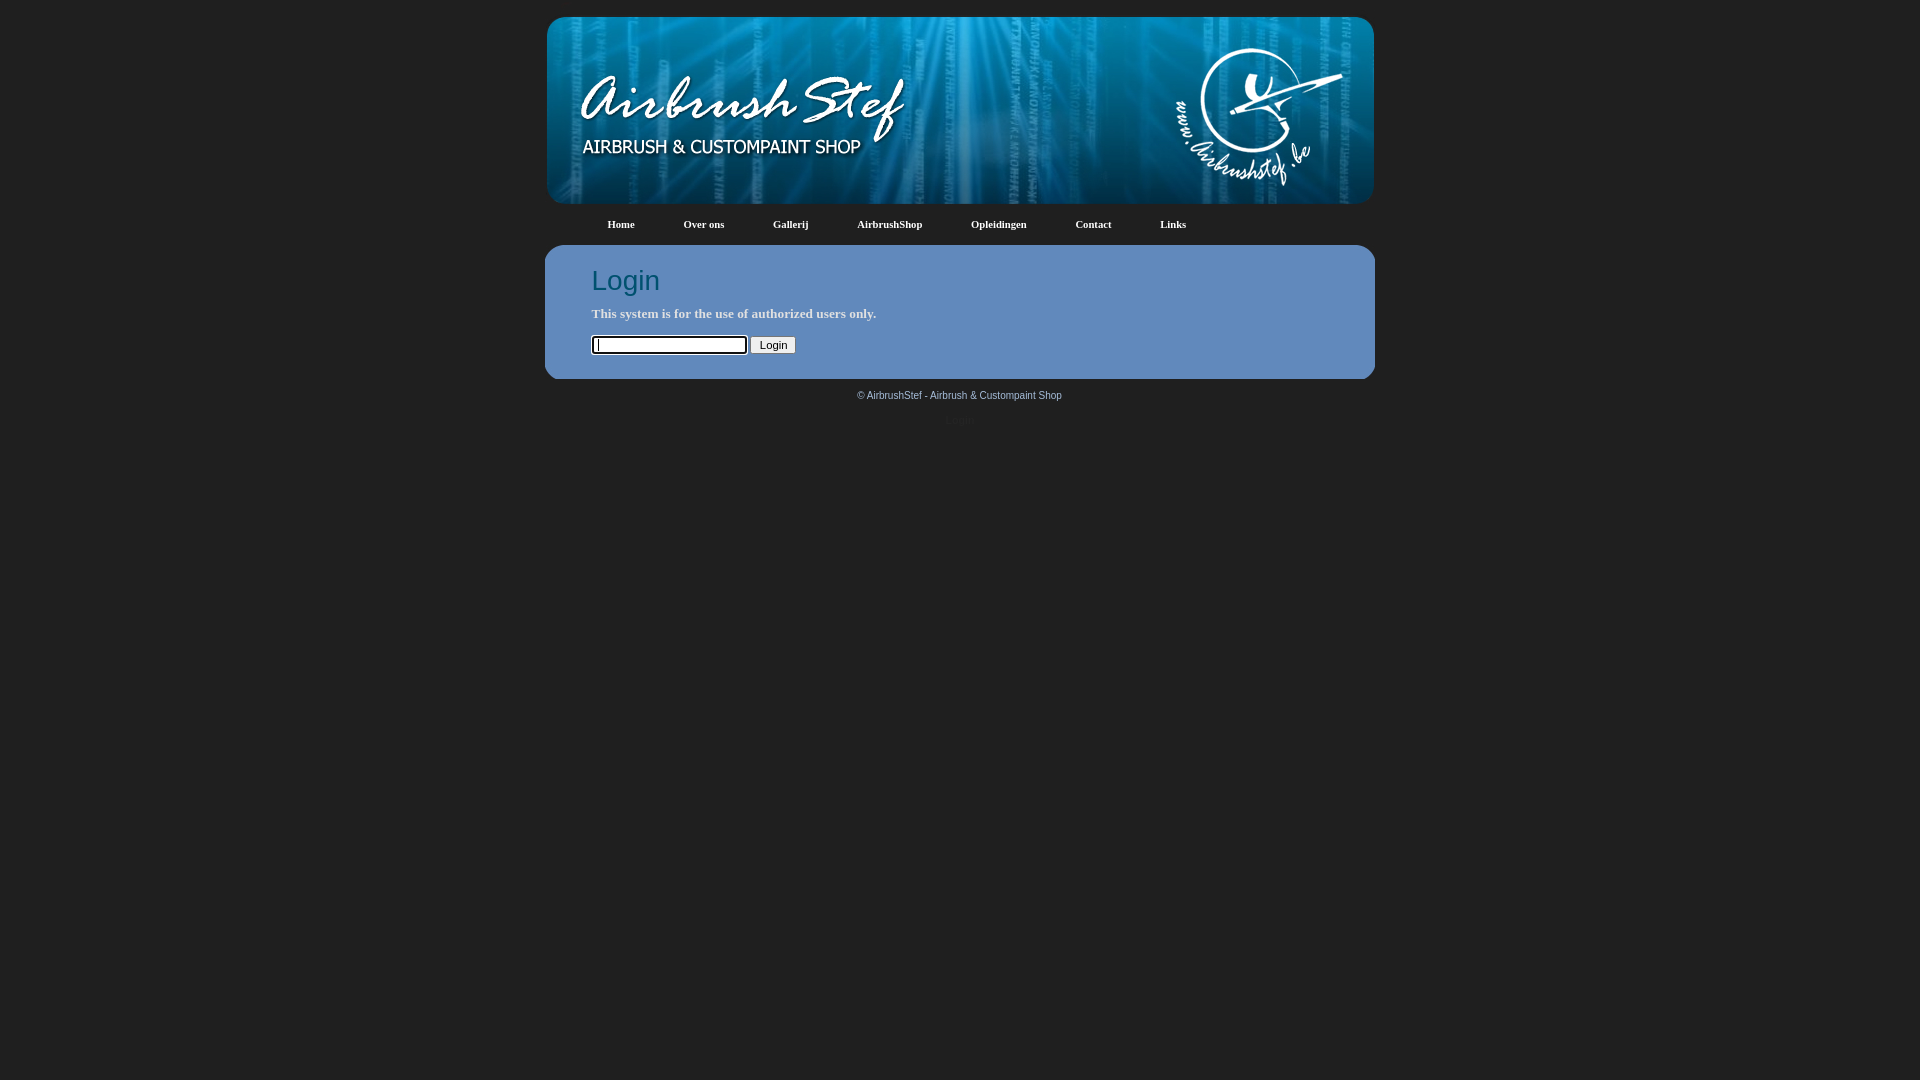 This screenshot has width=1920, height=1080. Describe the element at coordinates (790, 224) in the screenshot. I see `'Gallerij'` at that location.